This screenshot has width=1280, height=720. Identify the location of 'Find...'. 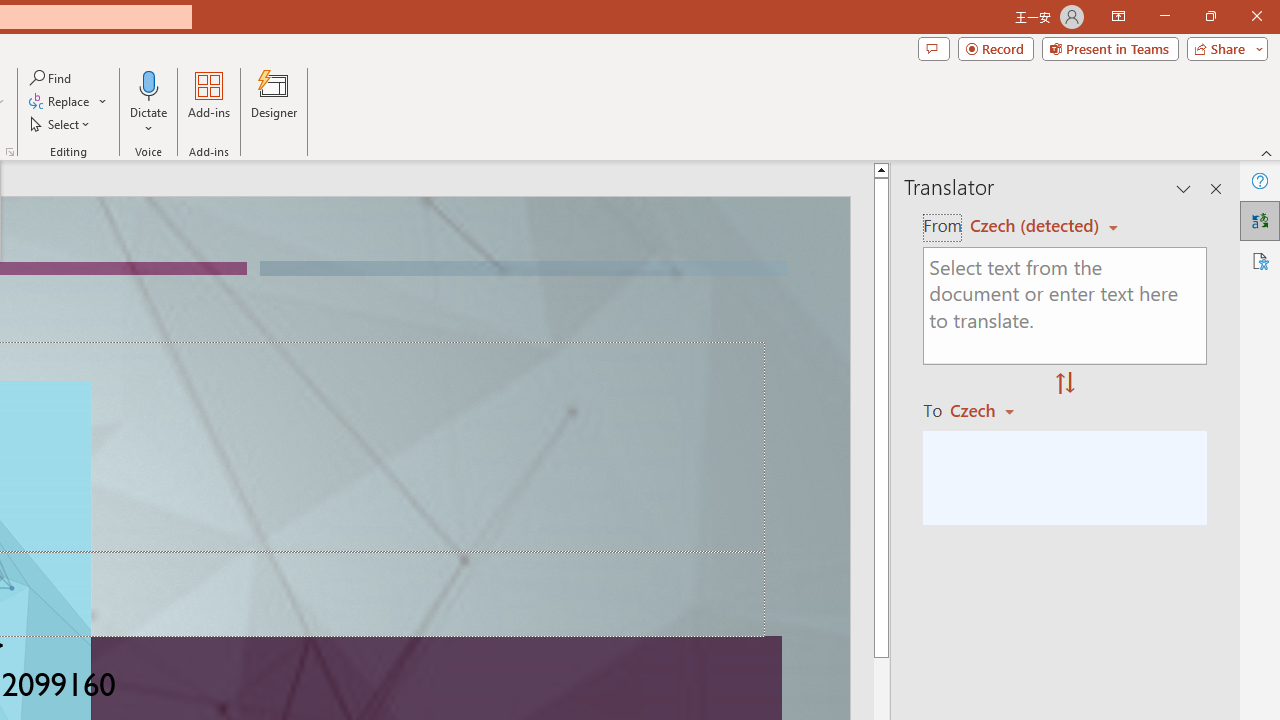
(51, 77).